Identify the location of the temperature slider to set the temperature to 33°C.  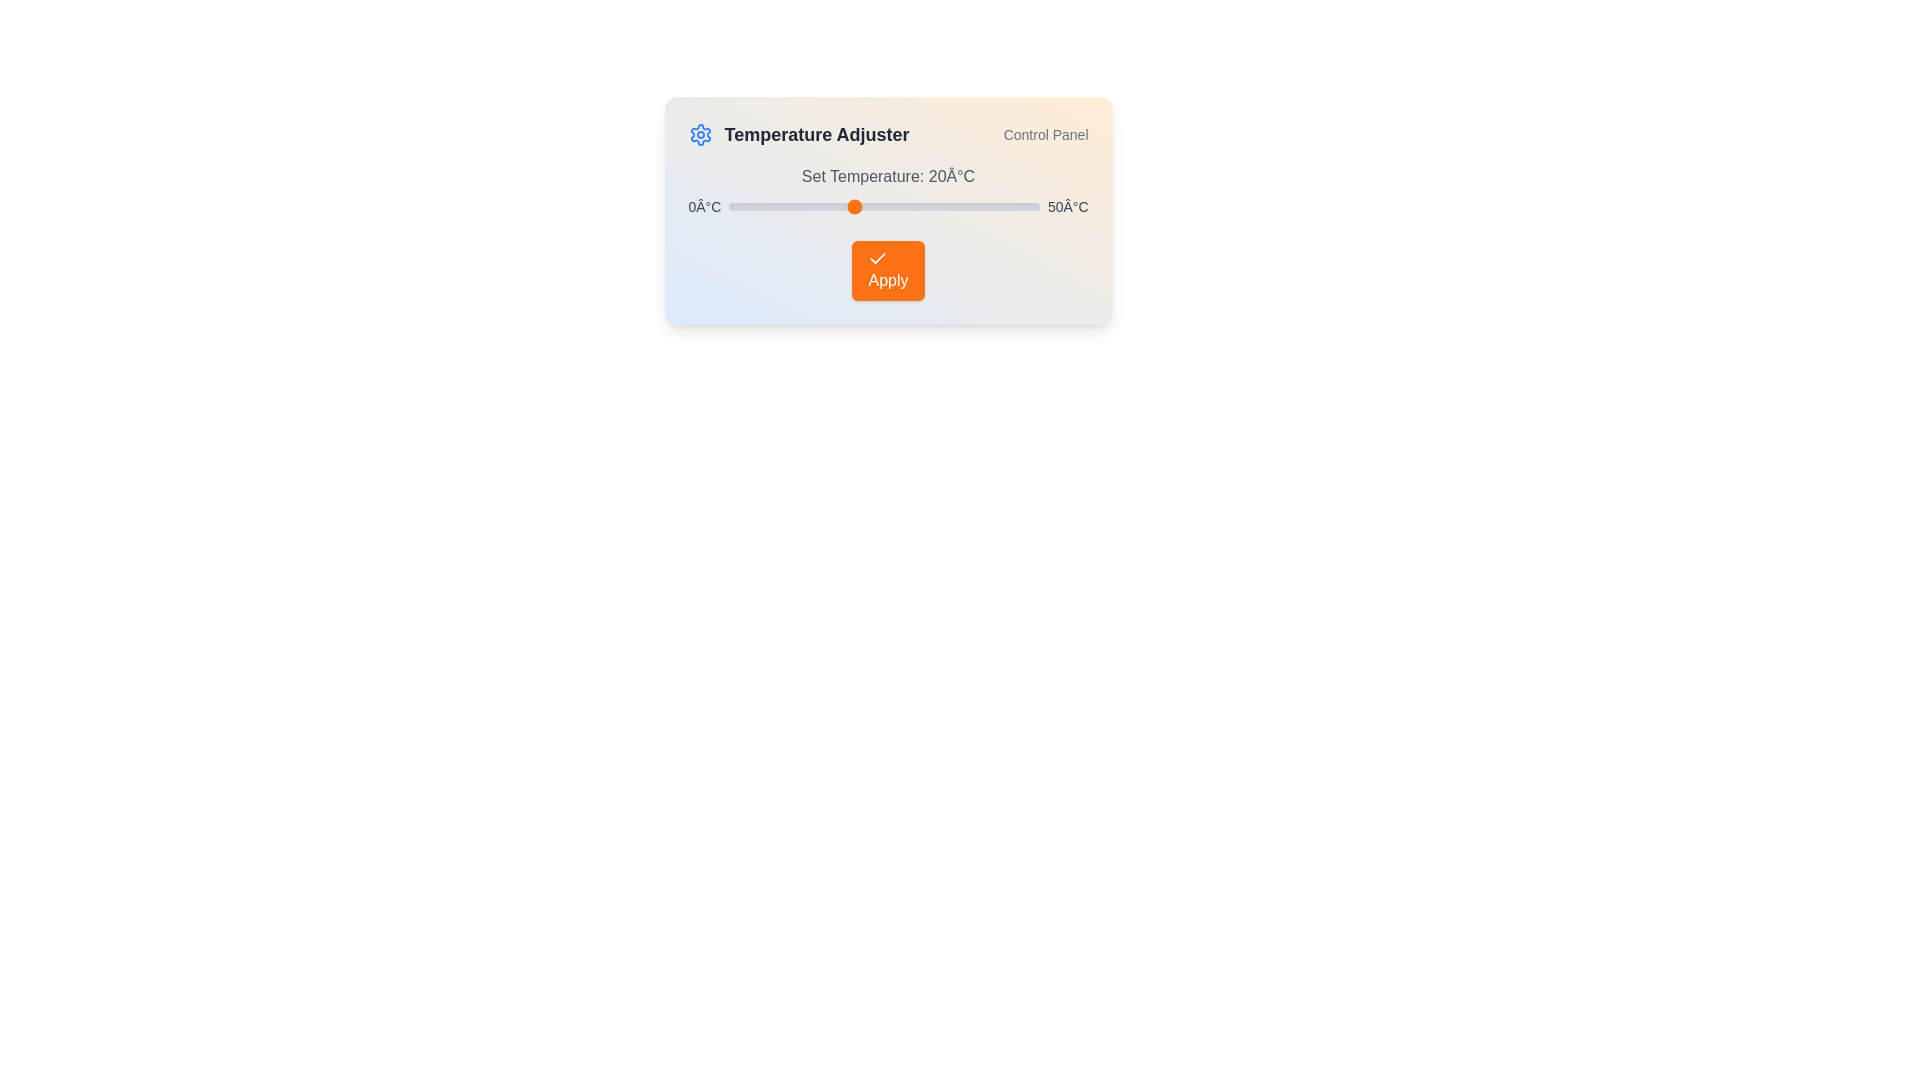
(933, 207).